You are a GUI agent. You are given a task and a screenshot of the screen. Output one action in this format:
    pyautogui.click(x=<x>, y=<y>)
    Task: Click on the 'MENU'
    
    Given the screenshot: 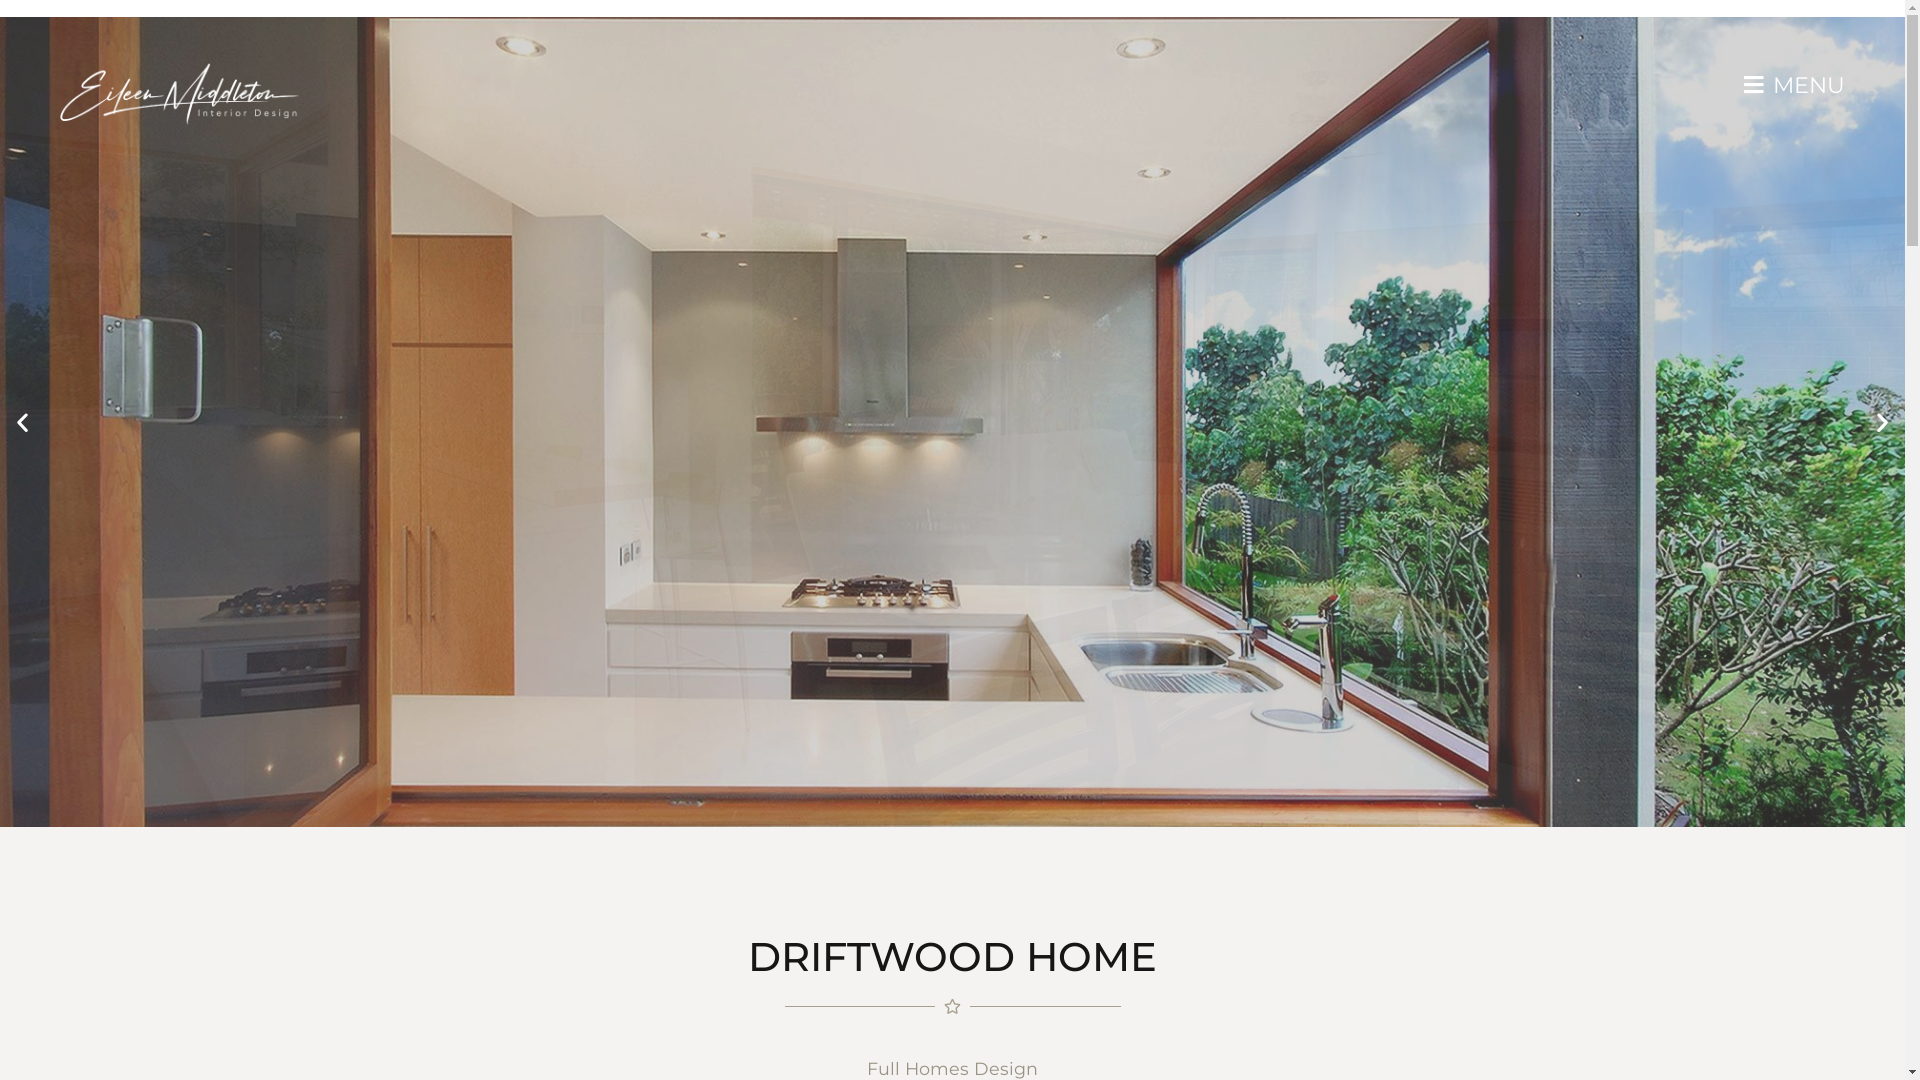 What is the action you would take?
    pyautogui.click(x=1794, y=83)
    